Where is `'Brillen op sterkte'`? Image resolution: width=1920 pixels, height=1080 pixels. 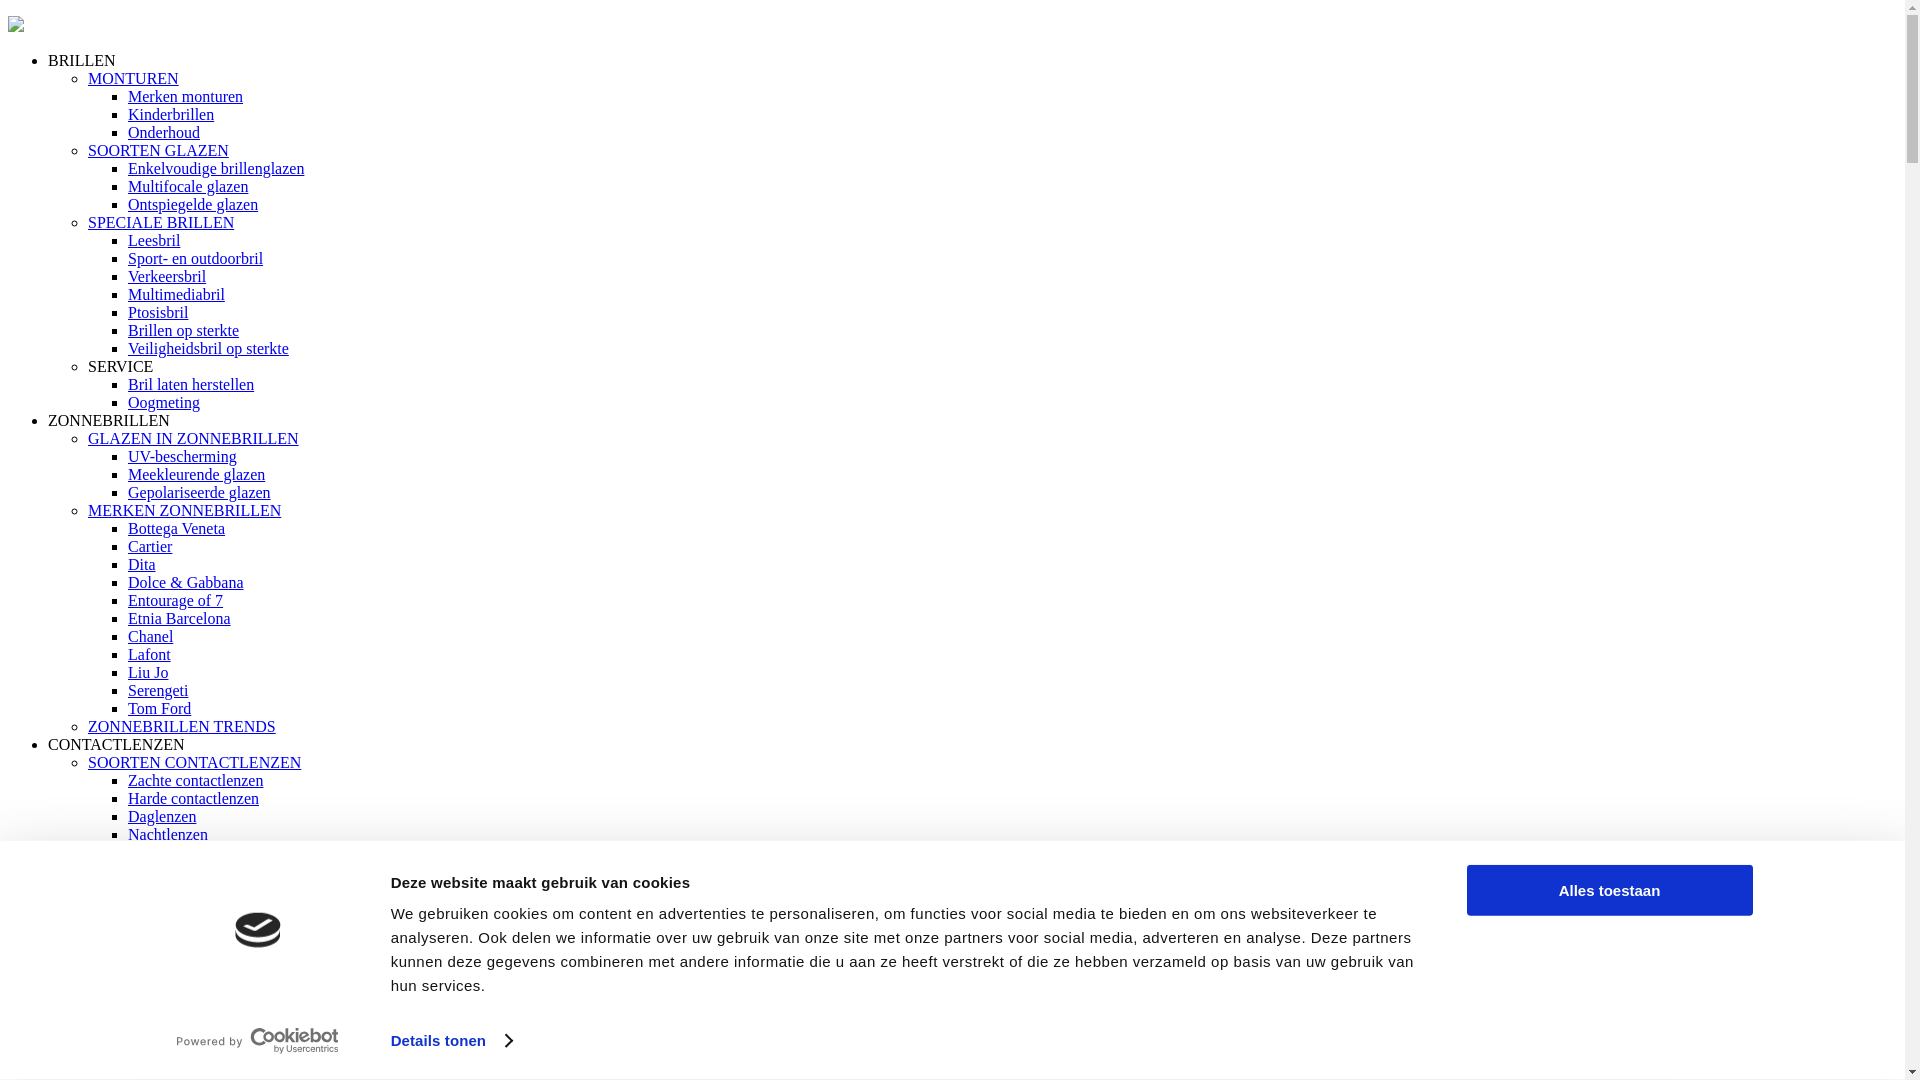
'Brillen op sterkte' is located at coordinates (183, 329).